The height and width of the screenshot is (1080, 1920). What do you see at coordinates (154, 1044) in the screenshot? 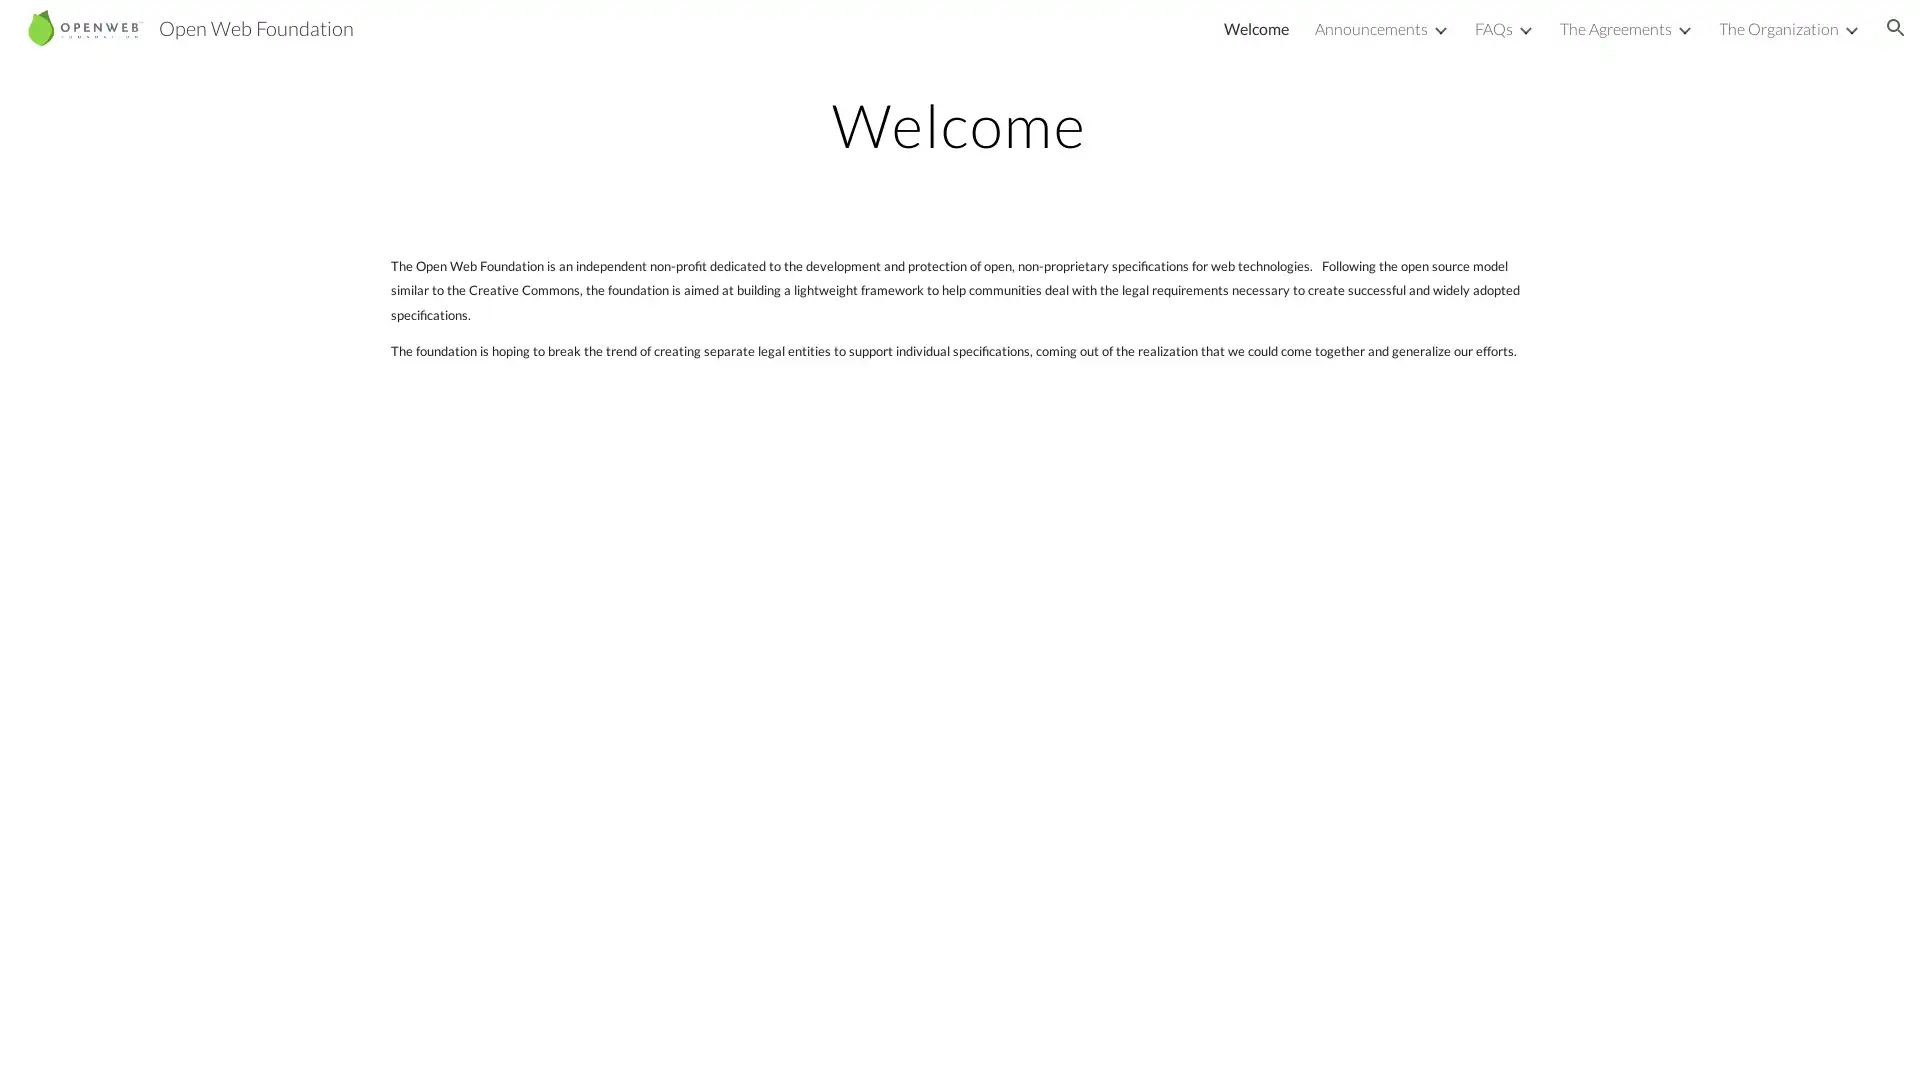
I see `Google Sites` at bounding box center [154, 1044].